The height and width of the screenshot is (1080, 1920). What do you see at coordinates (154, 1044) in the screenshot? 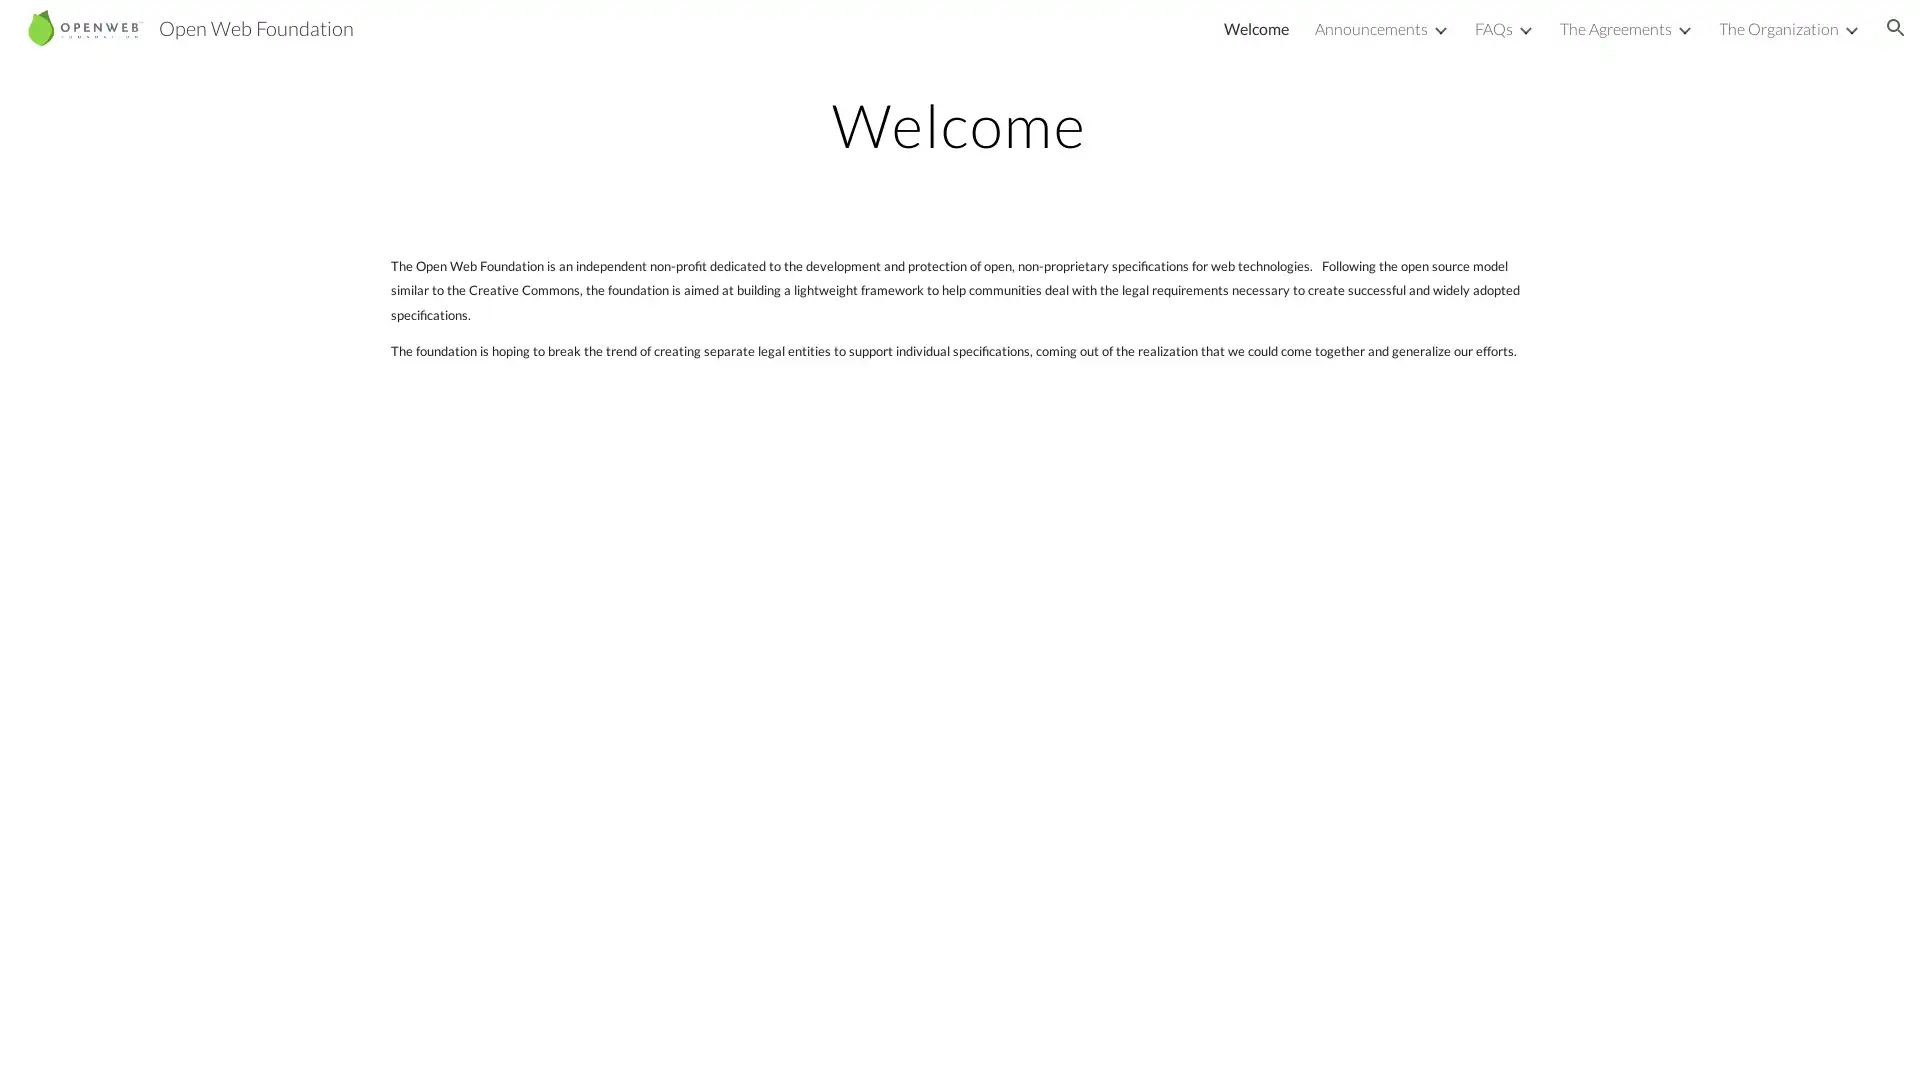
I see `Google Sites` at bounding box center [154, 1044].